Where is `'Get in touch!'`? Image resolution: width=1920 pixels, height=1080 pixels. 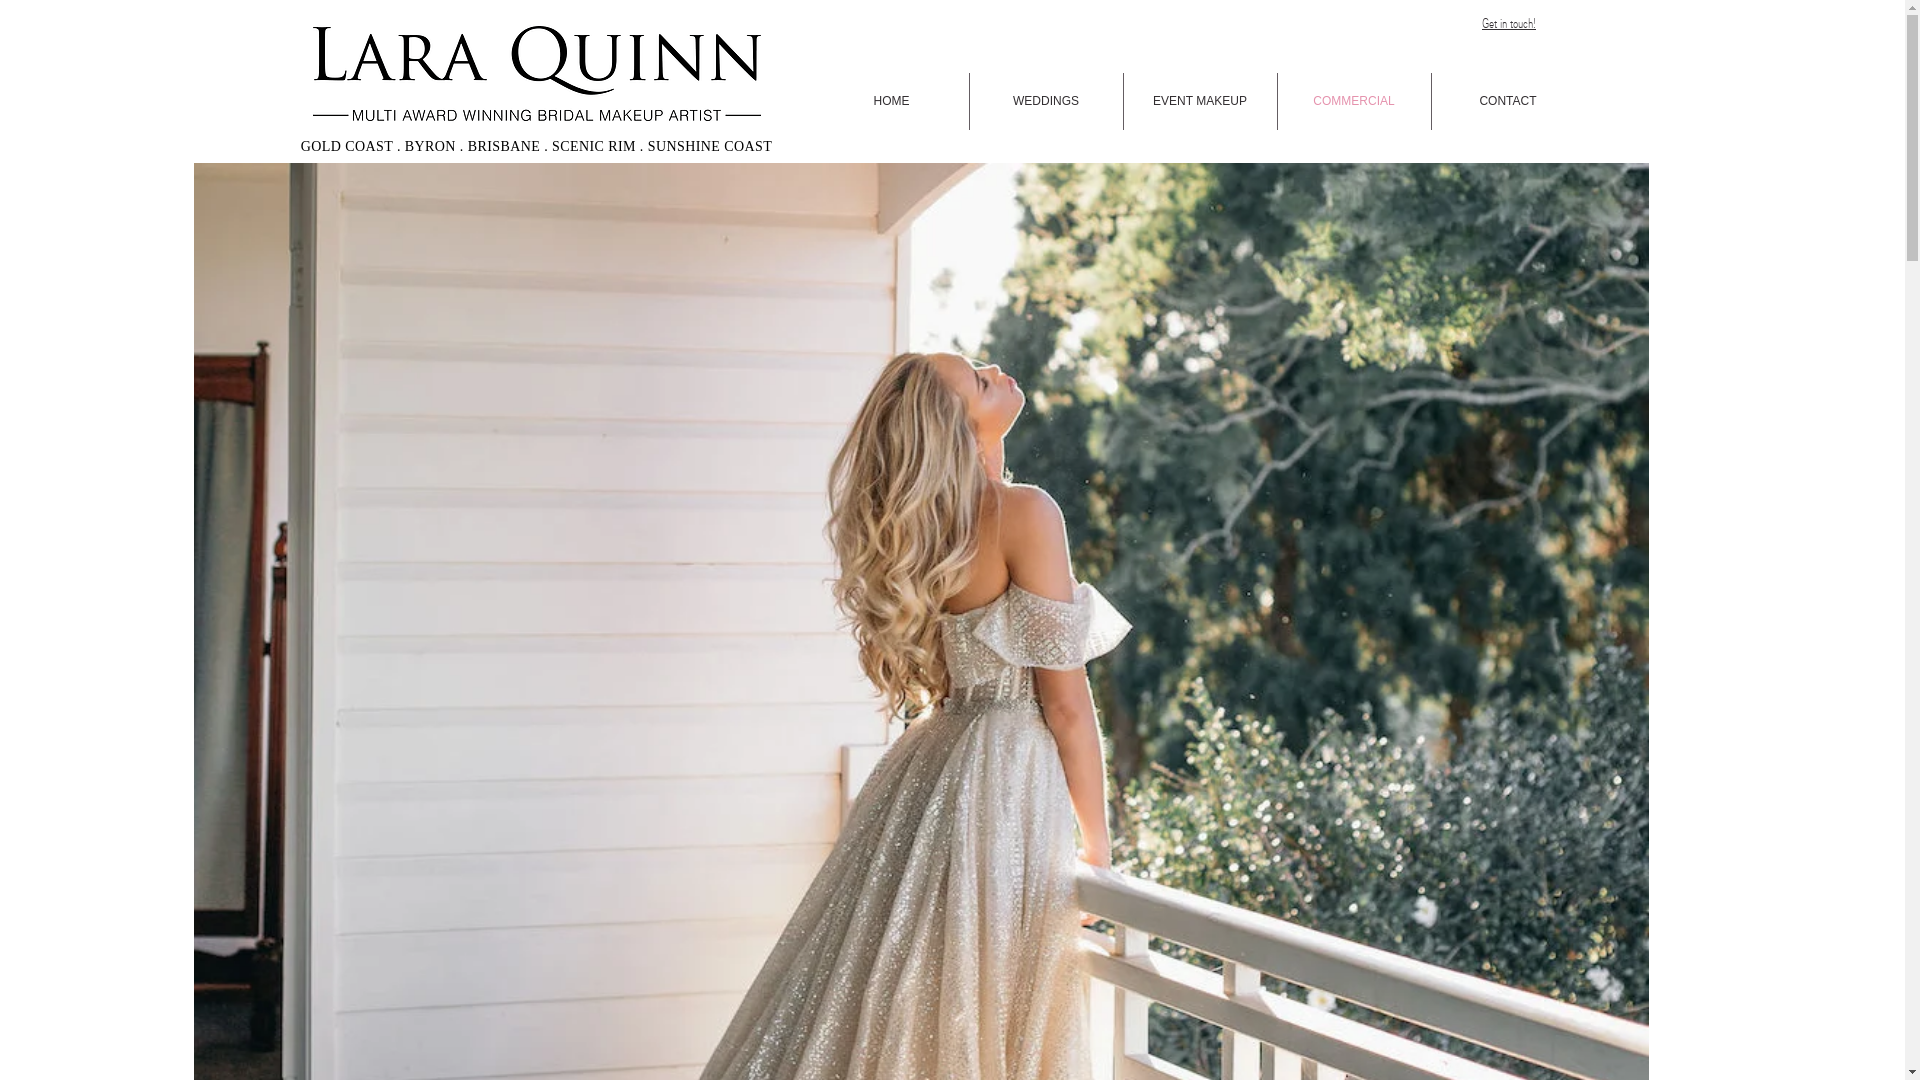 'Get in touch!' is located at coordinates (1508, 23).